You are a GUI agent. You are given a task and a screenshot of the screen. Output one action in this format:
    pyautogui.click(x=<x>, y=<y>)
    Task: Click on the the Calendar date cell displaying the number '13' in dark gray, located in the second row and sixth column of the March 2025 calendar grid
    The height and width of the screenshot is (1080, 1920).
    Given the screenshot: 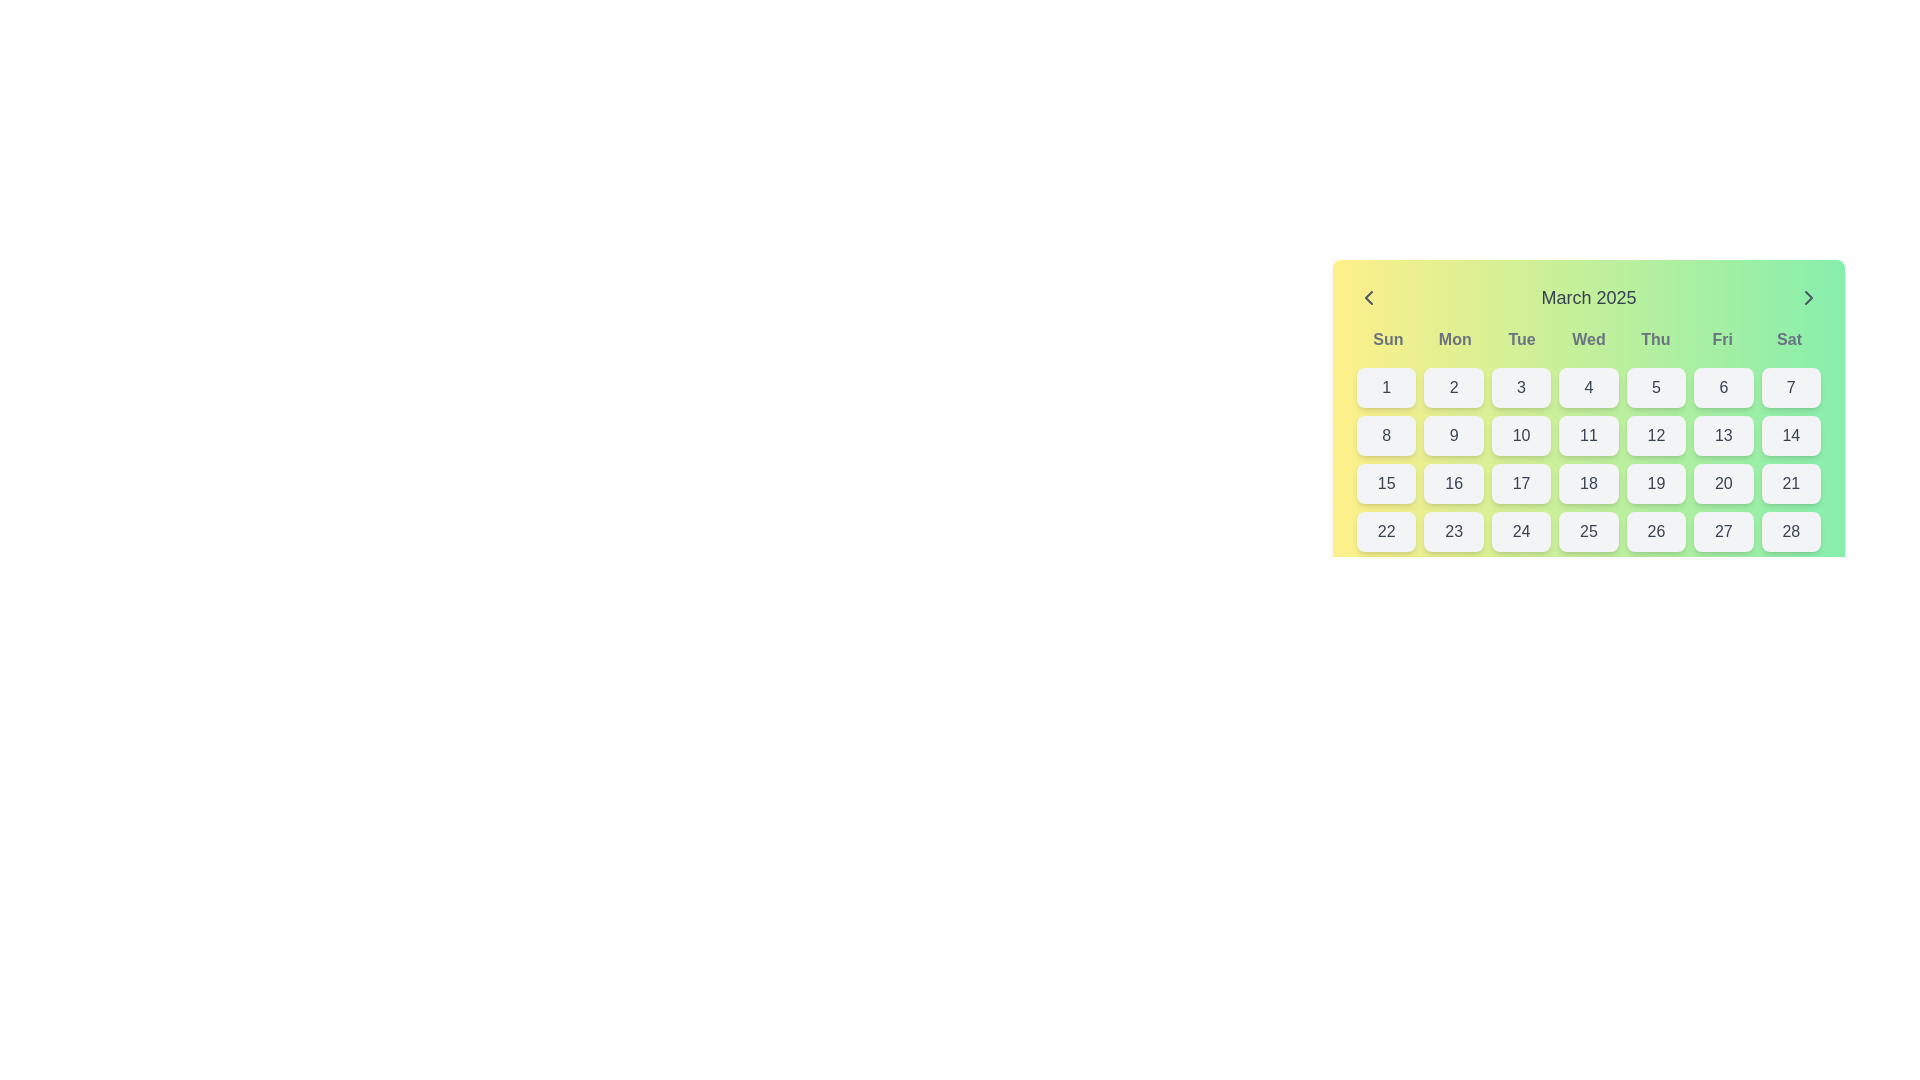 What is the action you would take?
    pyautogui.click(x=1722, y=434)
    